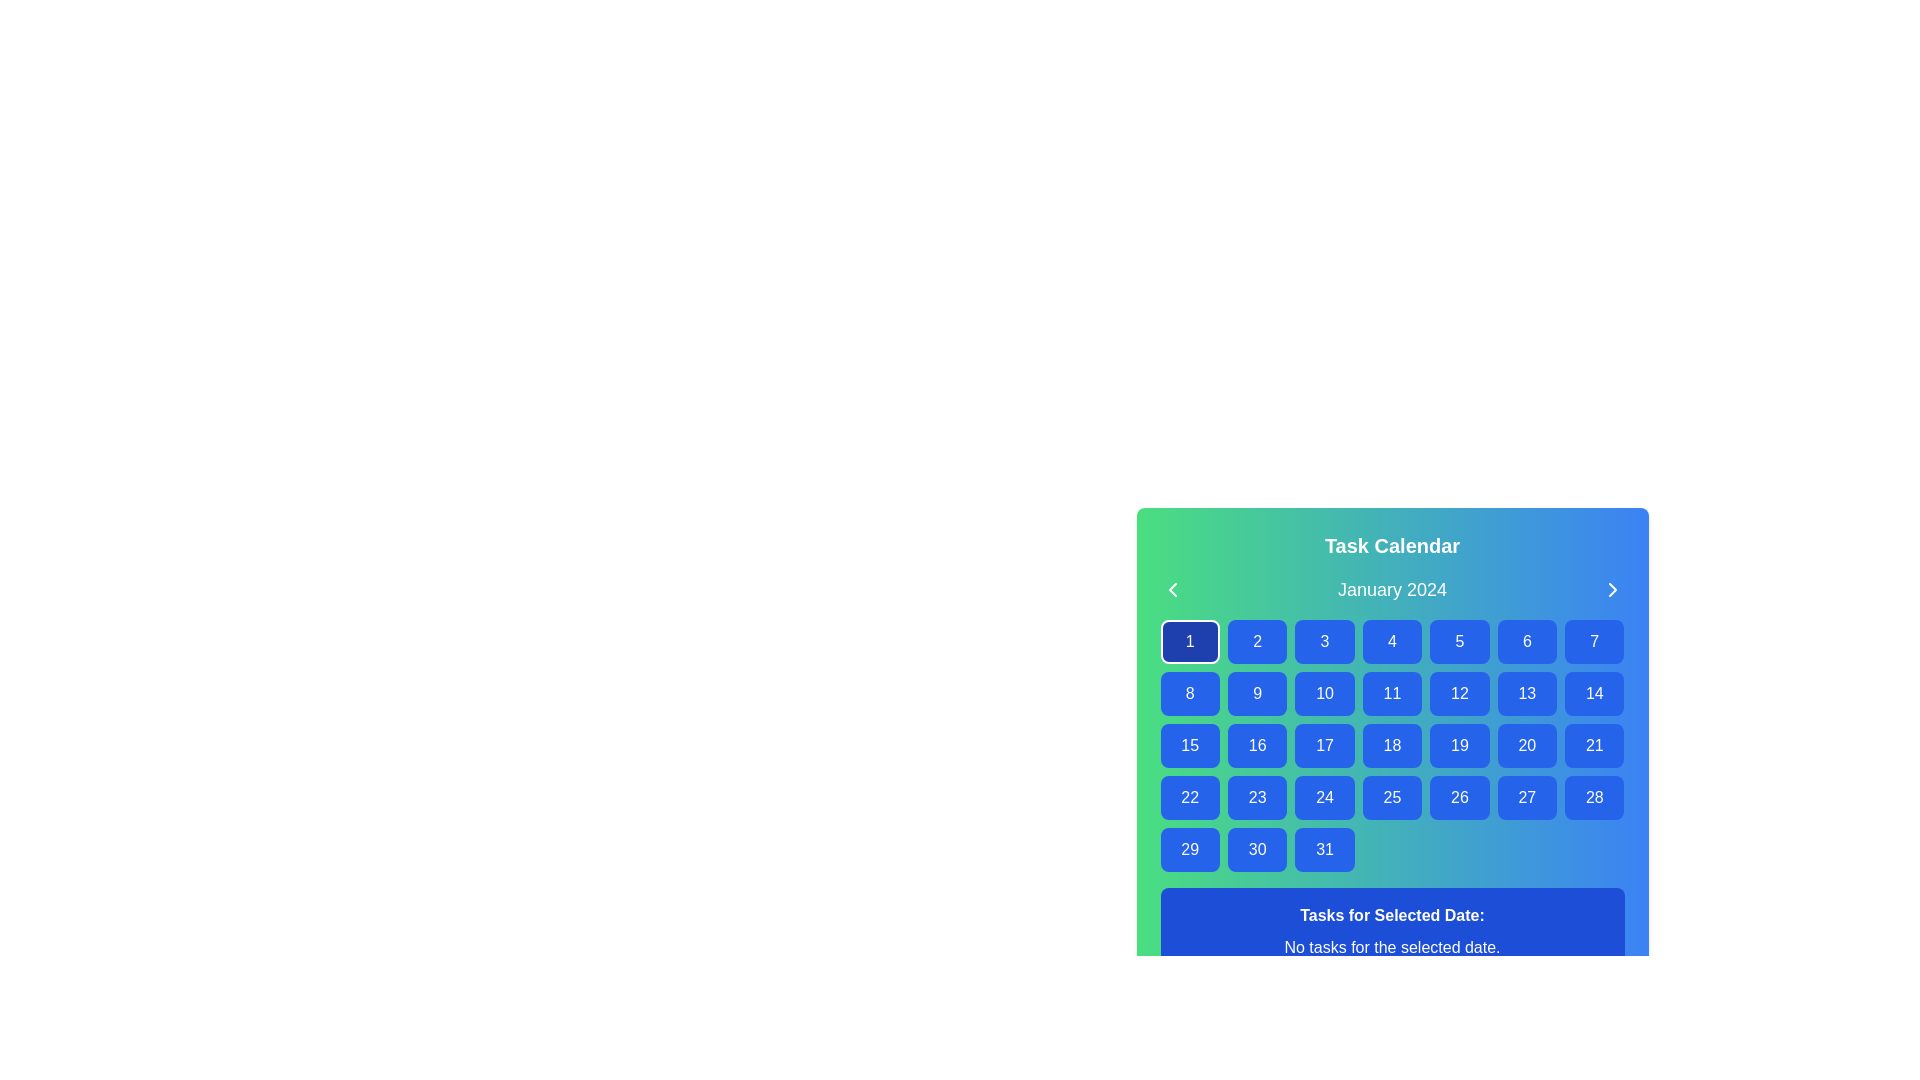 The height and width of the screenshot is (1080, 1920). Describe the element at coordinates (1459, 745) in the screenshot. I see `the calendar date button for January 19th, 2024` at that location.